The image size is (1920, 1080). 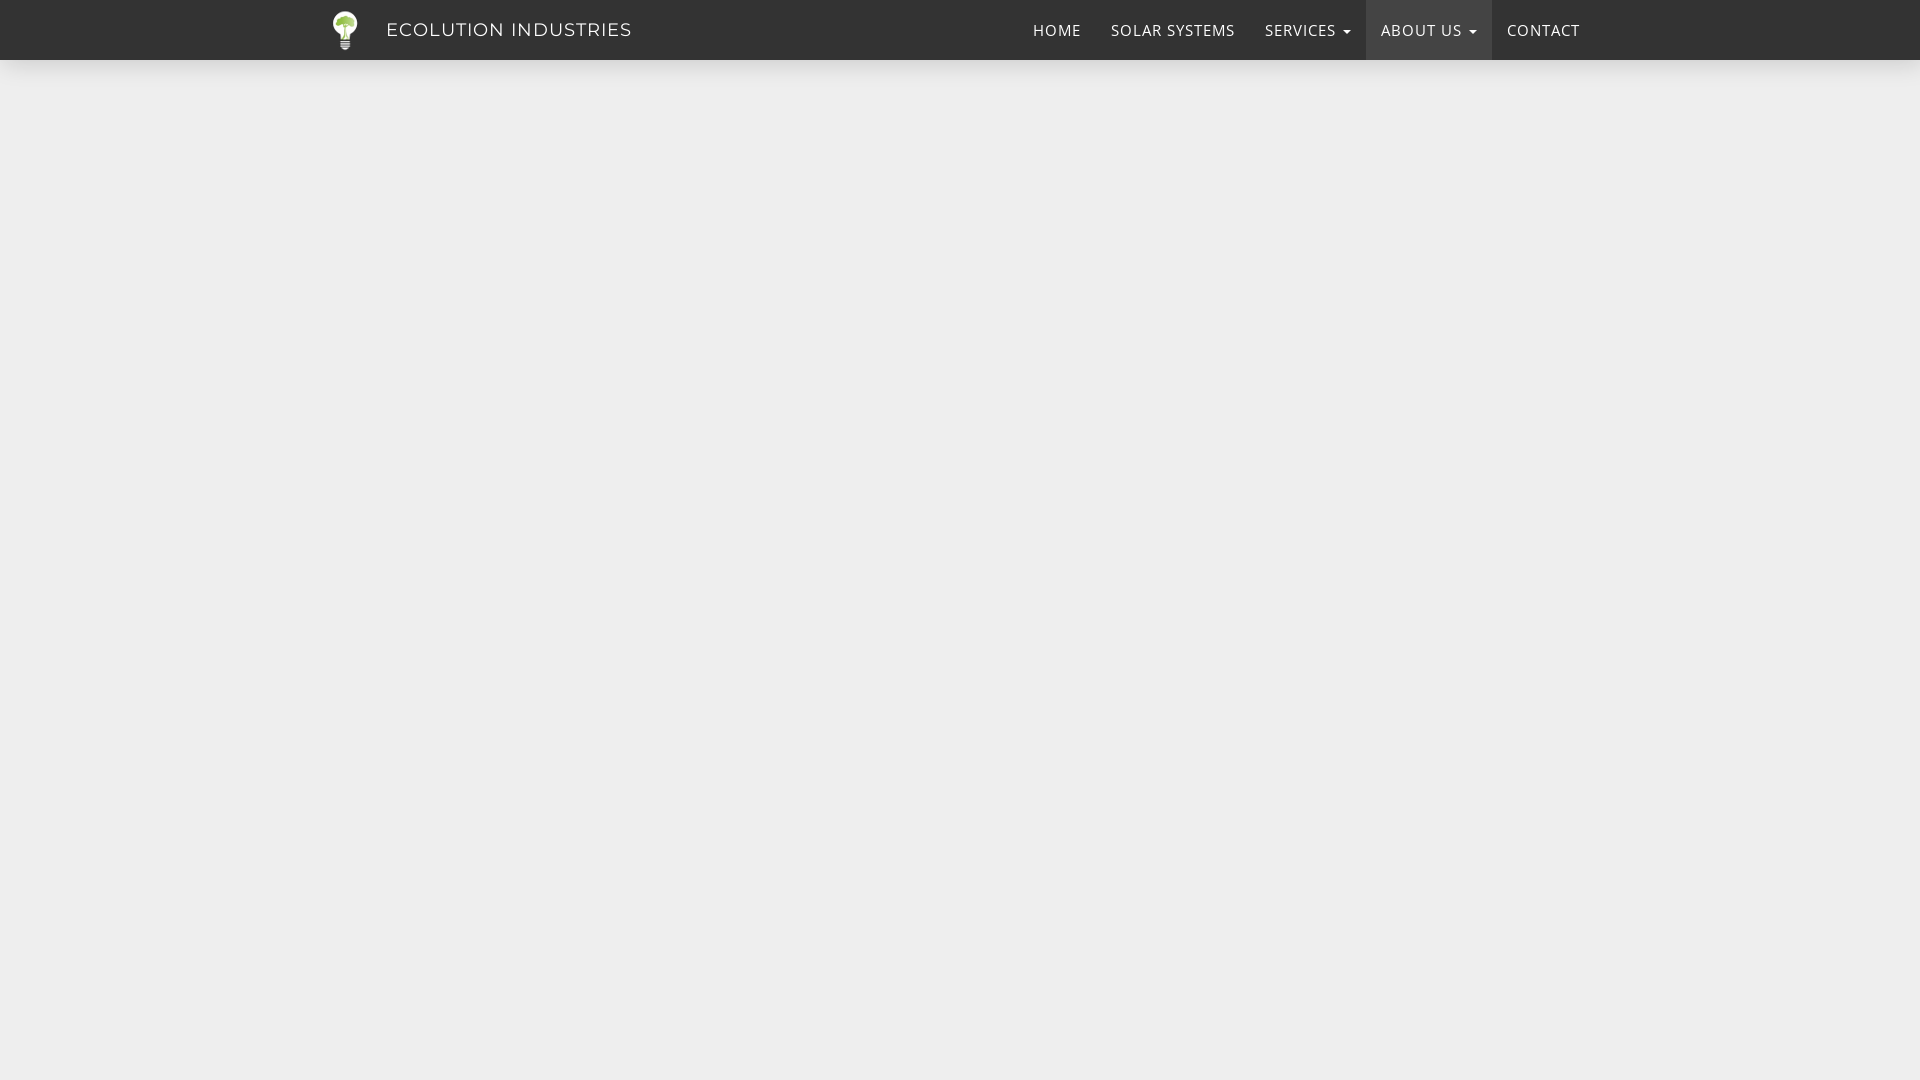 I want to click on 'HOME', so click(x=1055, y=30).